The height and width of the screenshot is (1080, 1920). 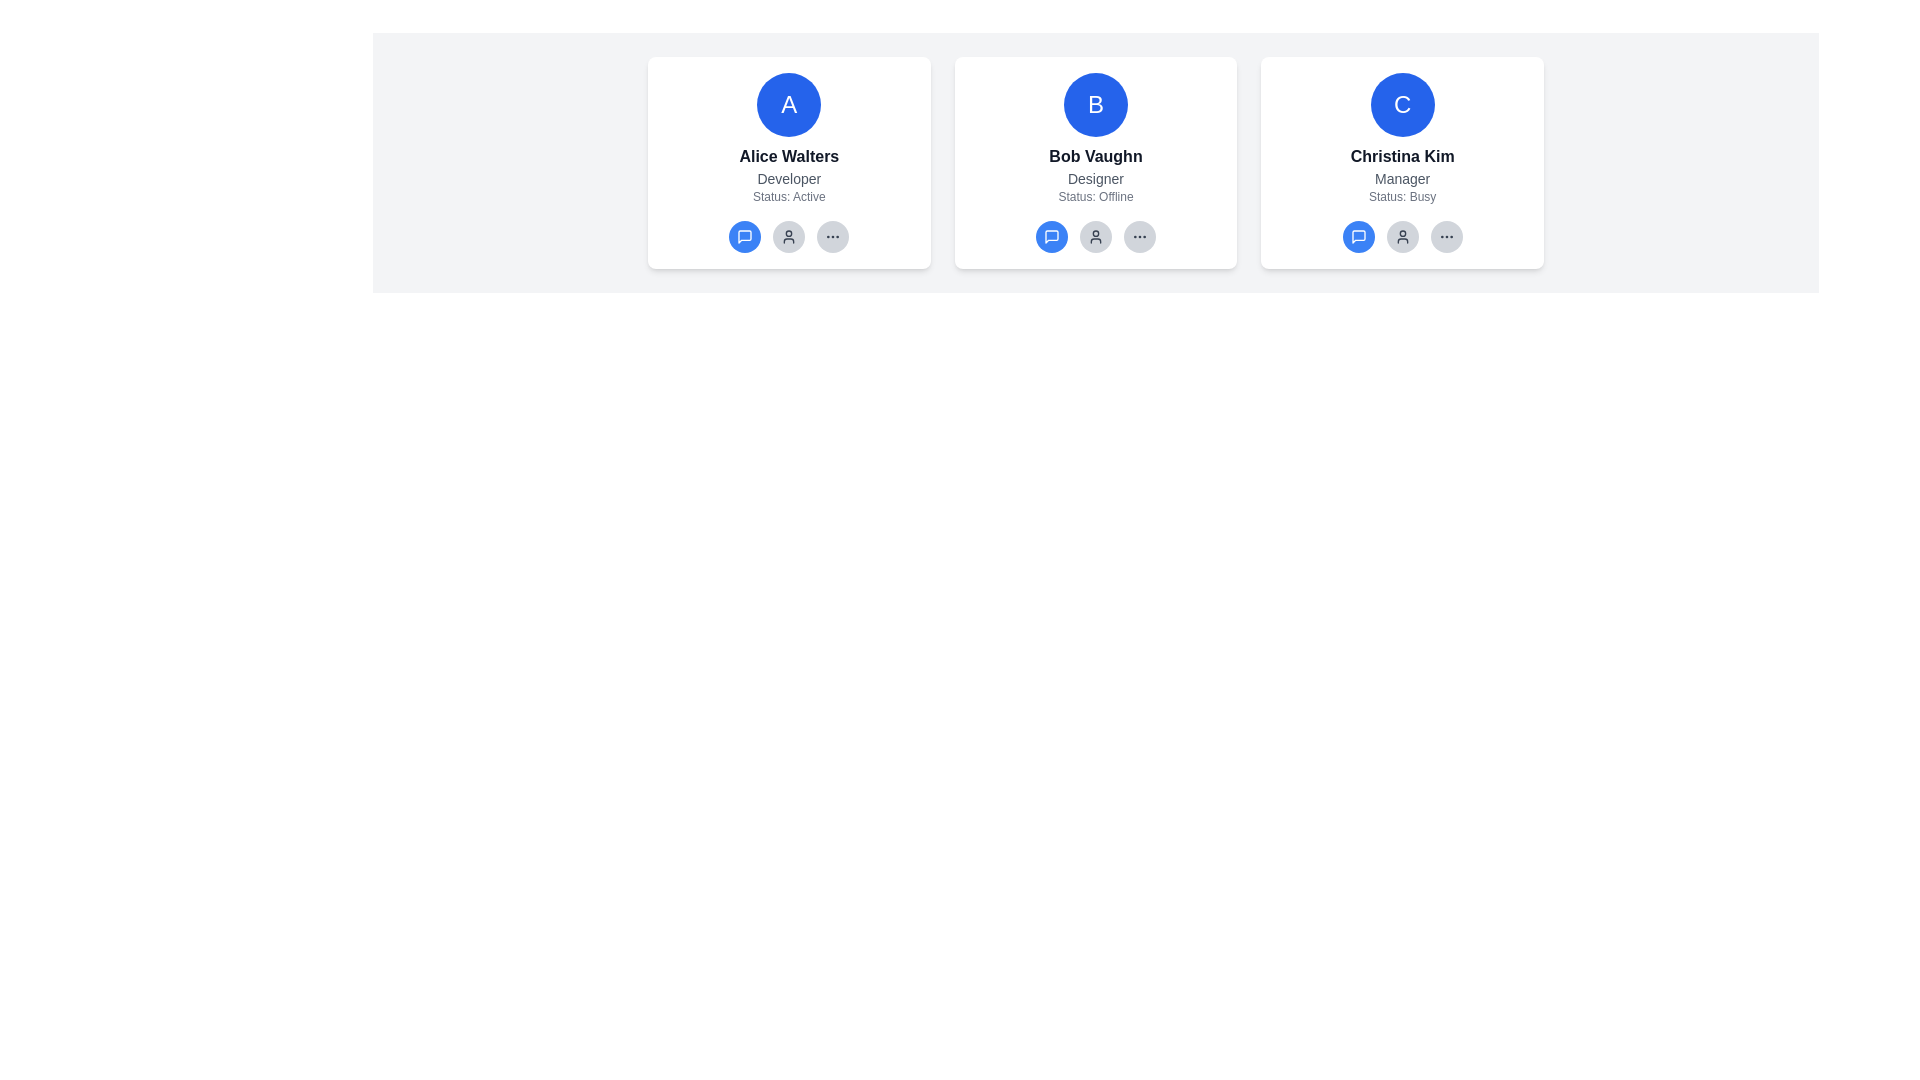 What do you see at coordinates (1401, 196) in the screenshot?
I see `the text label element that displays 'Status: Busy' in gray color, located below 'Manager' in the user information card for 'Christina Kim.'` at bounding box center [1401, 196].